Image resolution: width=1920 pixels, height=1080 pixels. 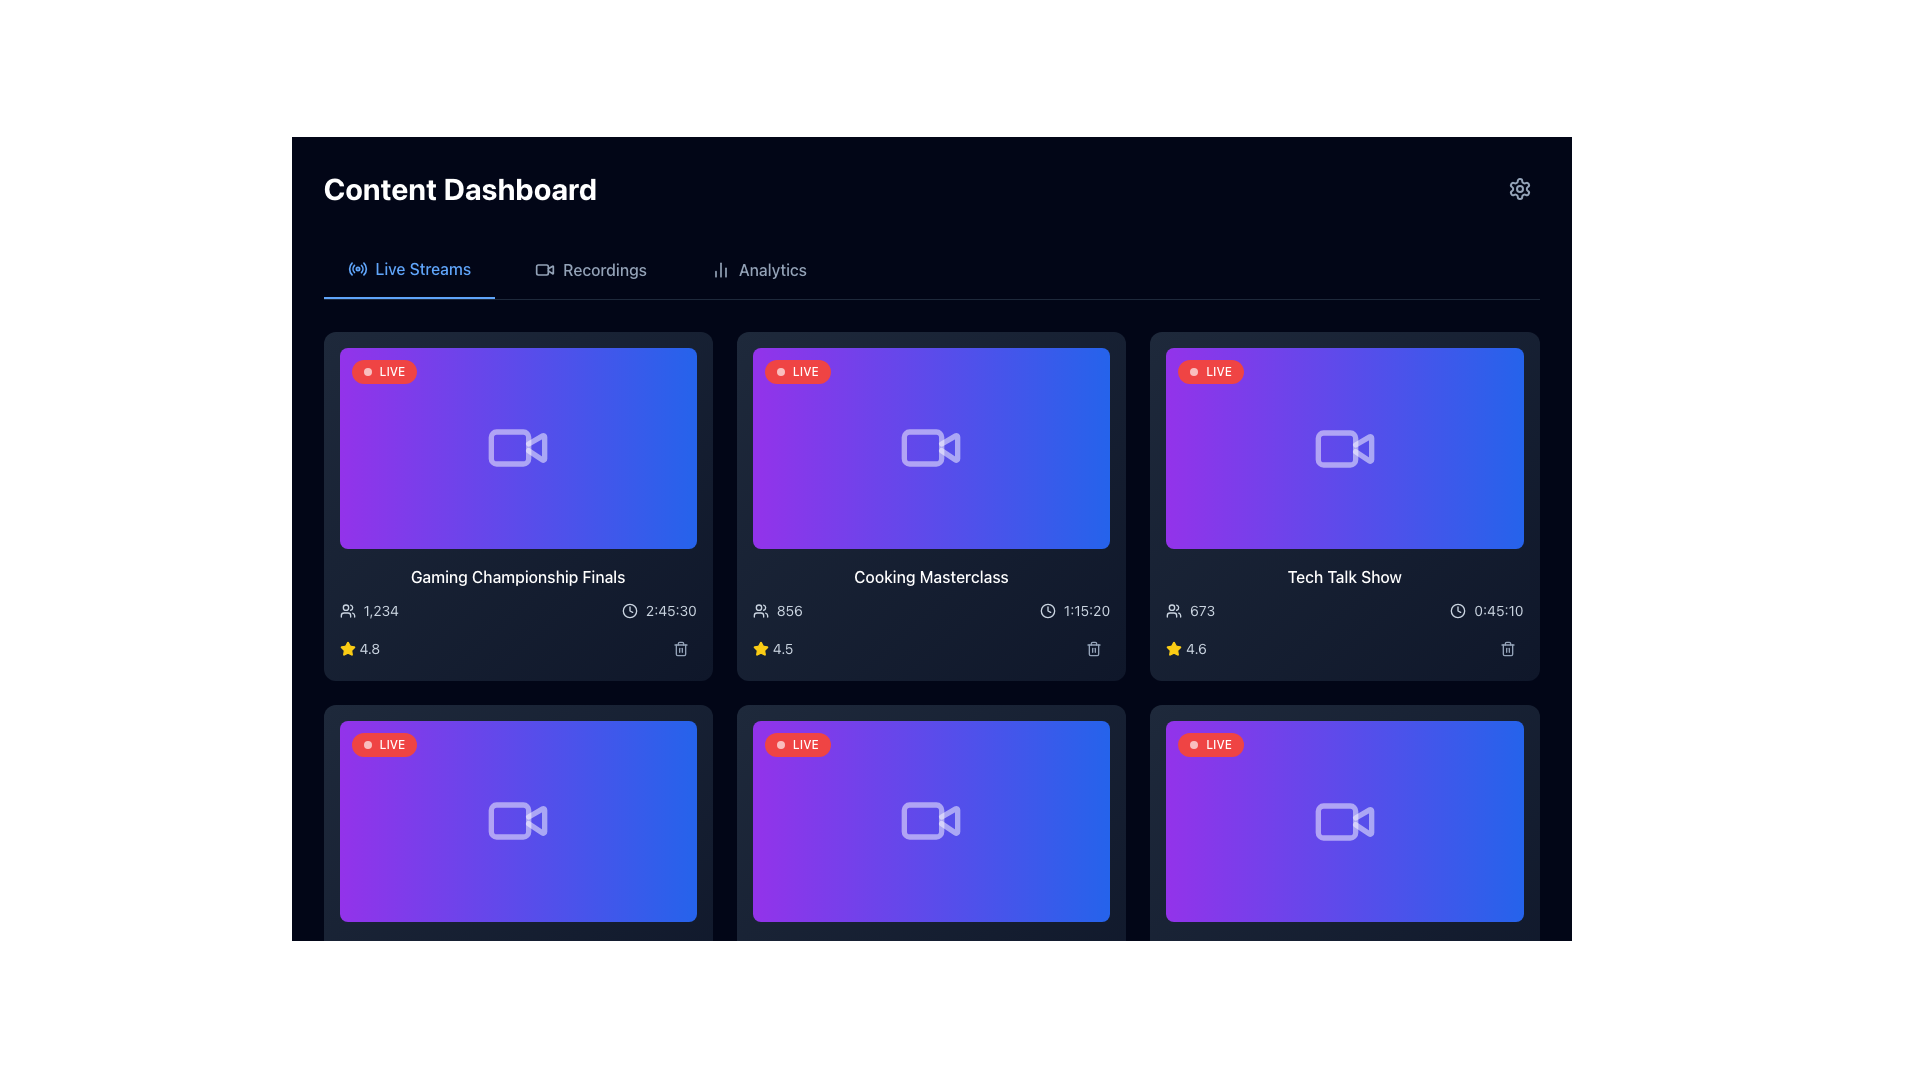 What do you see at coordinates (1074, 609) in the screenshot?
I see `time duration displayed as '1:15:20' in the light color font to the right of the clock icon within the 'Cooking Masterclass' card` at bounding box center [1074, 609].